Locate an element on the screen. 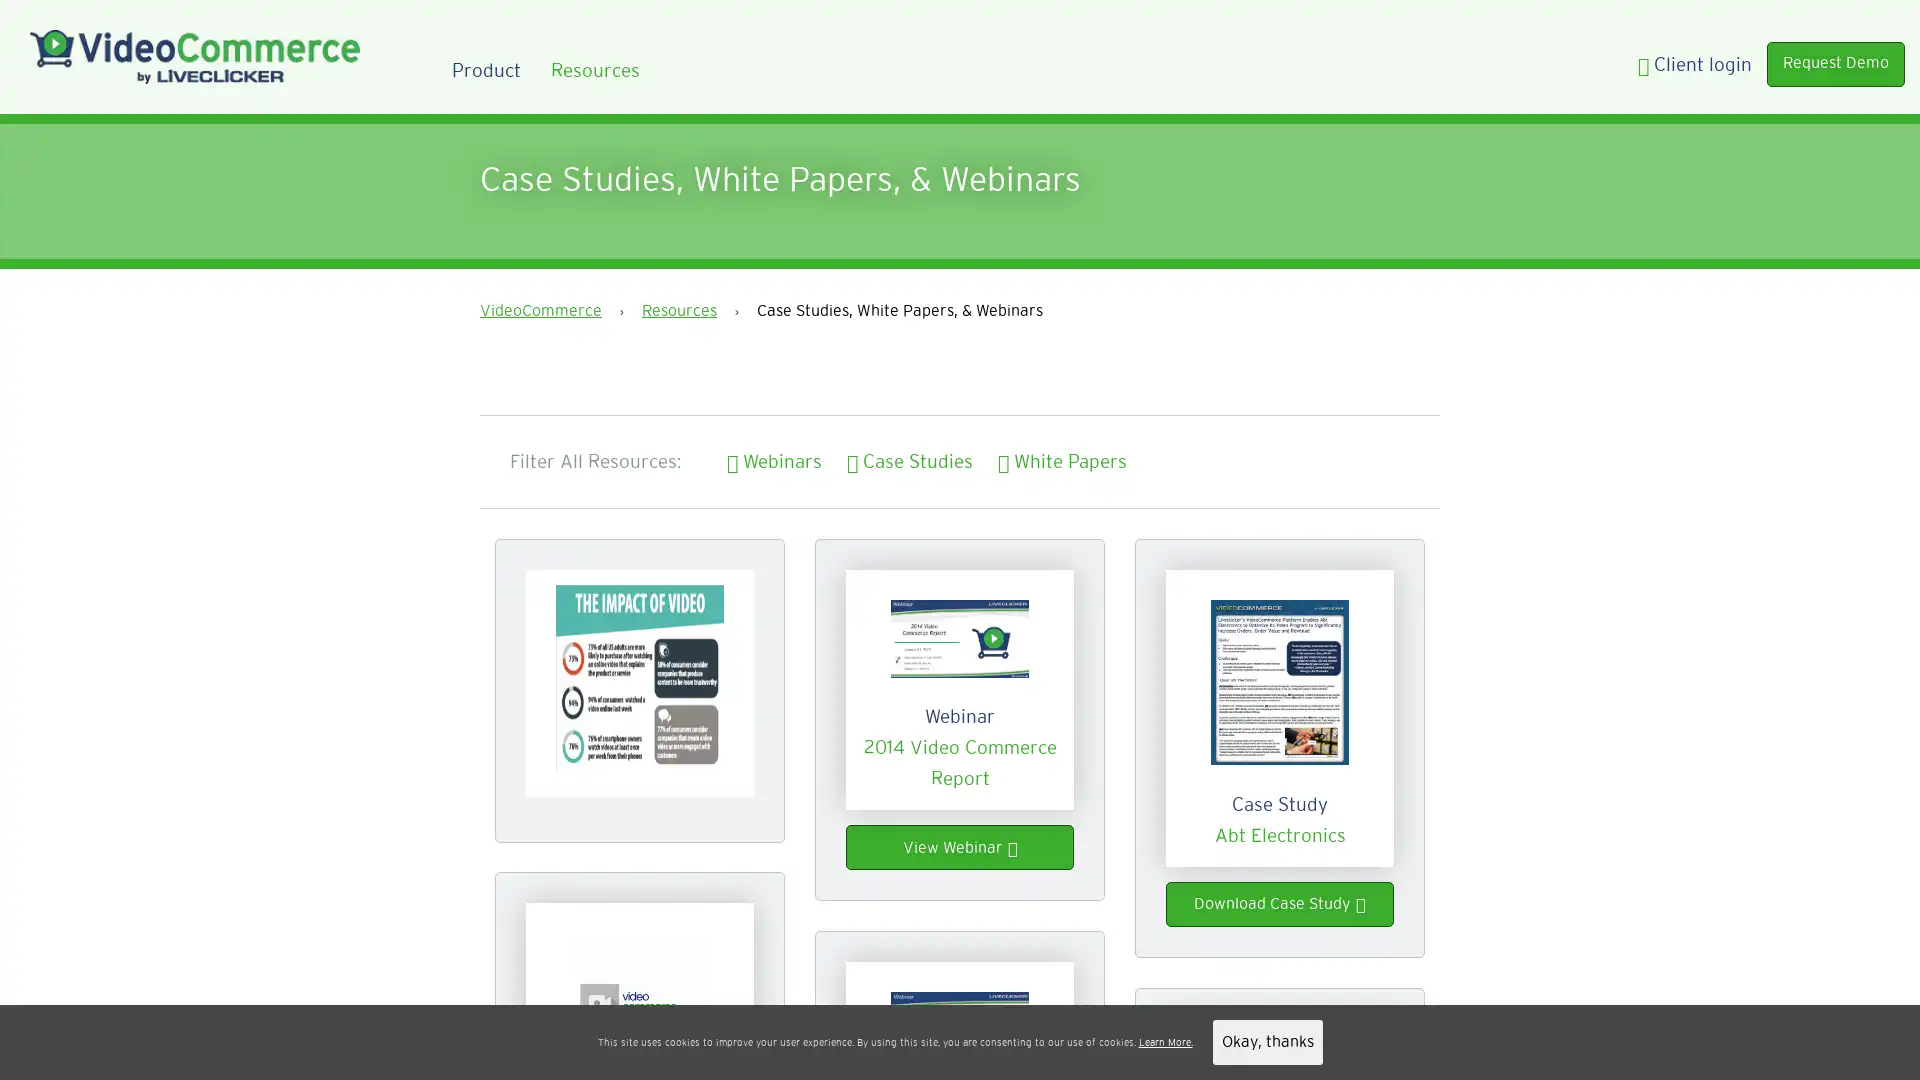 The image size is (1920, 1080). View Webinar is located at coordinates (960, 847).